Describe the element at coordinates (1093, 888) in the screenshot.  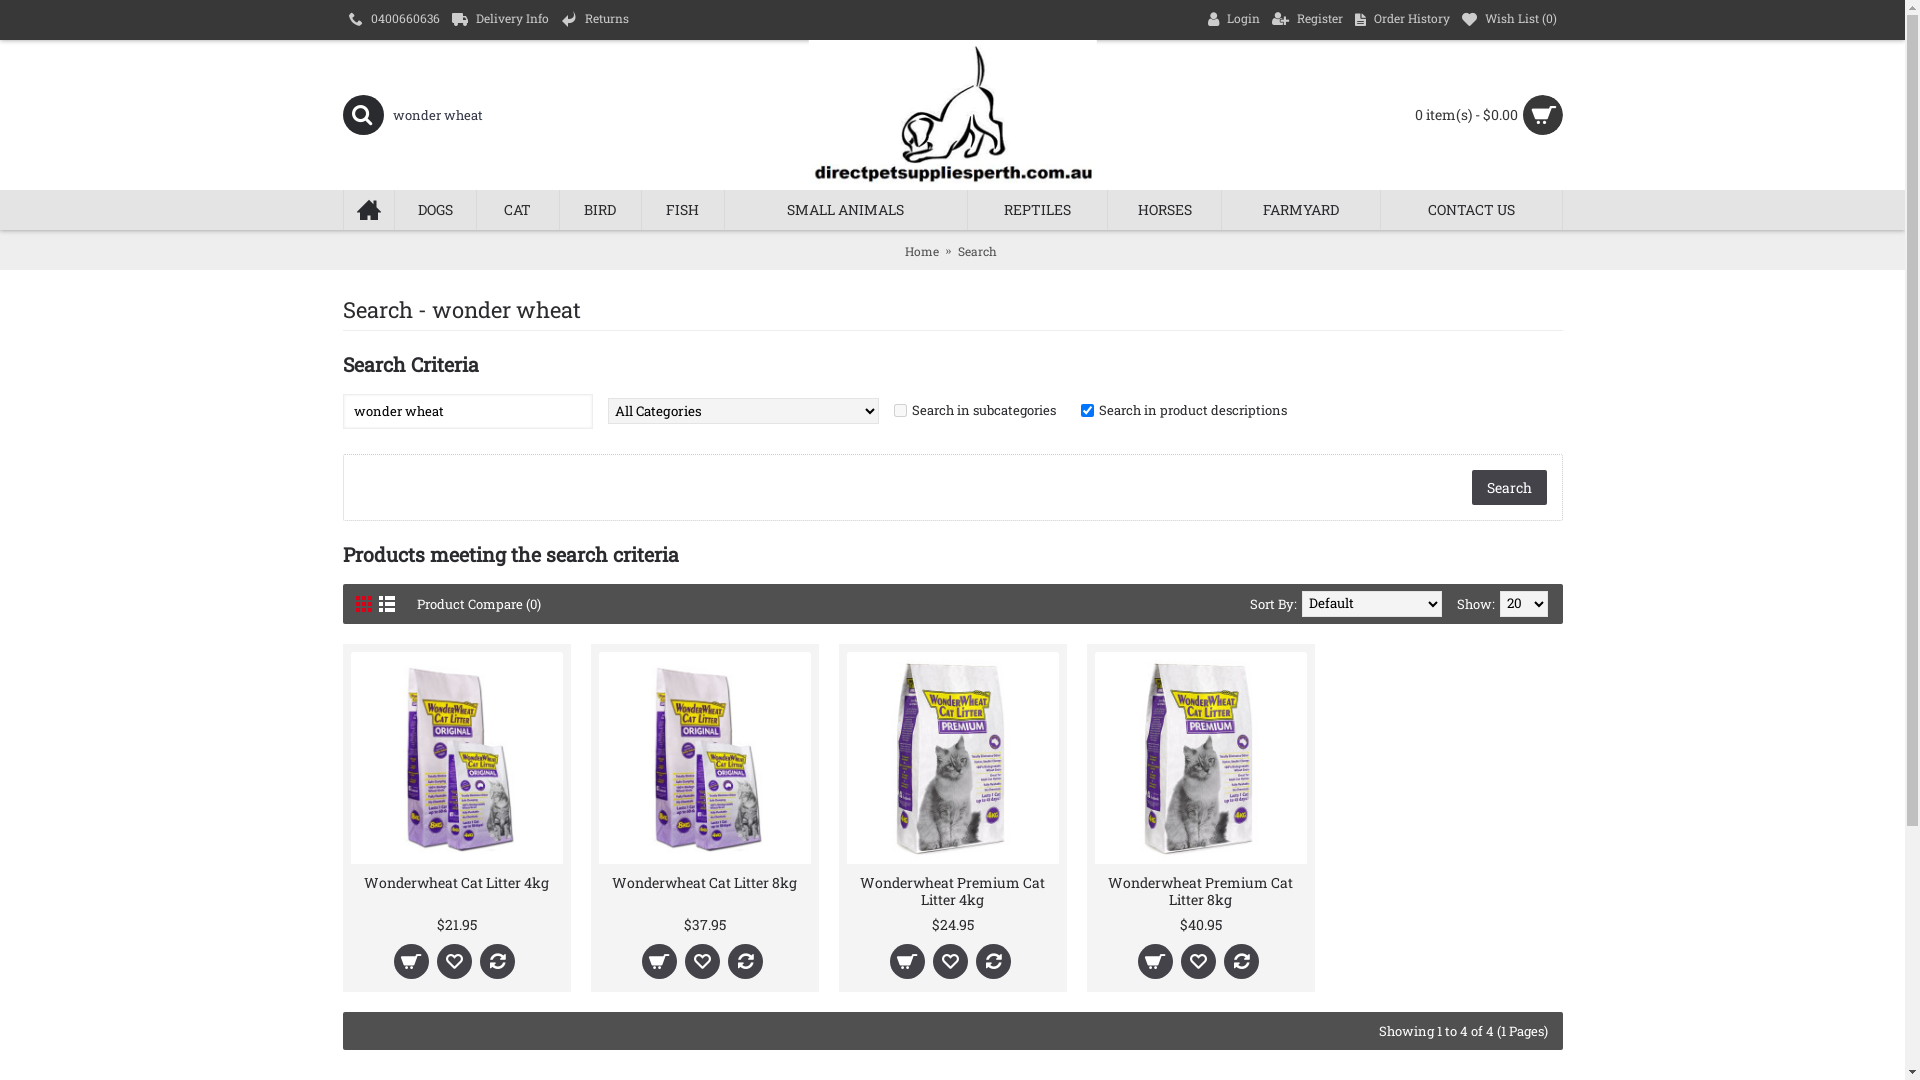
I see `'Wonderwheat Premium Cat Litter 8kg'` at that location.